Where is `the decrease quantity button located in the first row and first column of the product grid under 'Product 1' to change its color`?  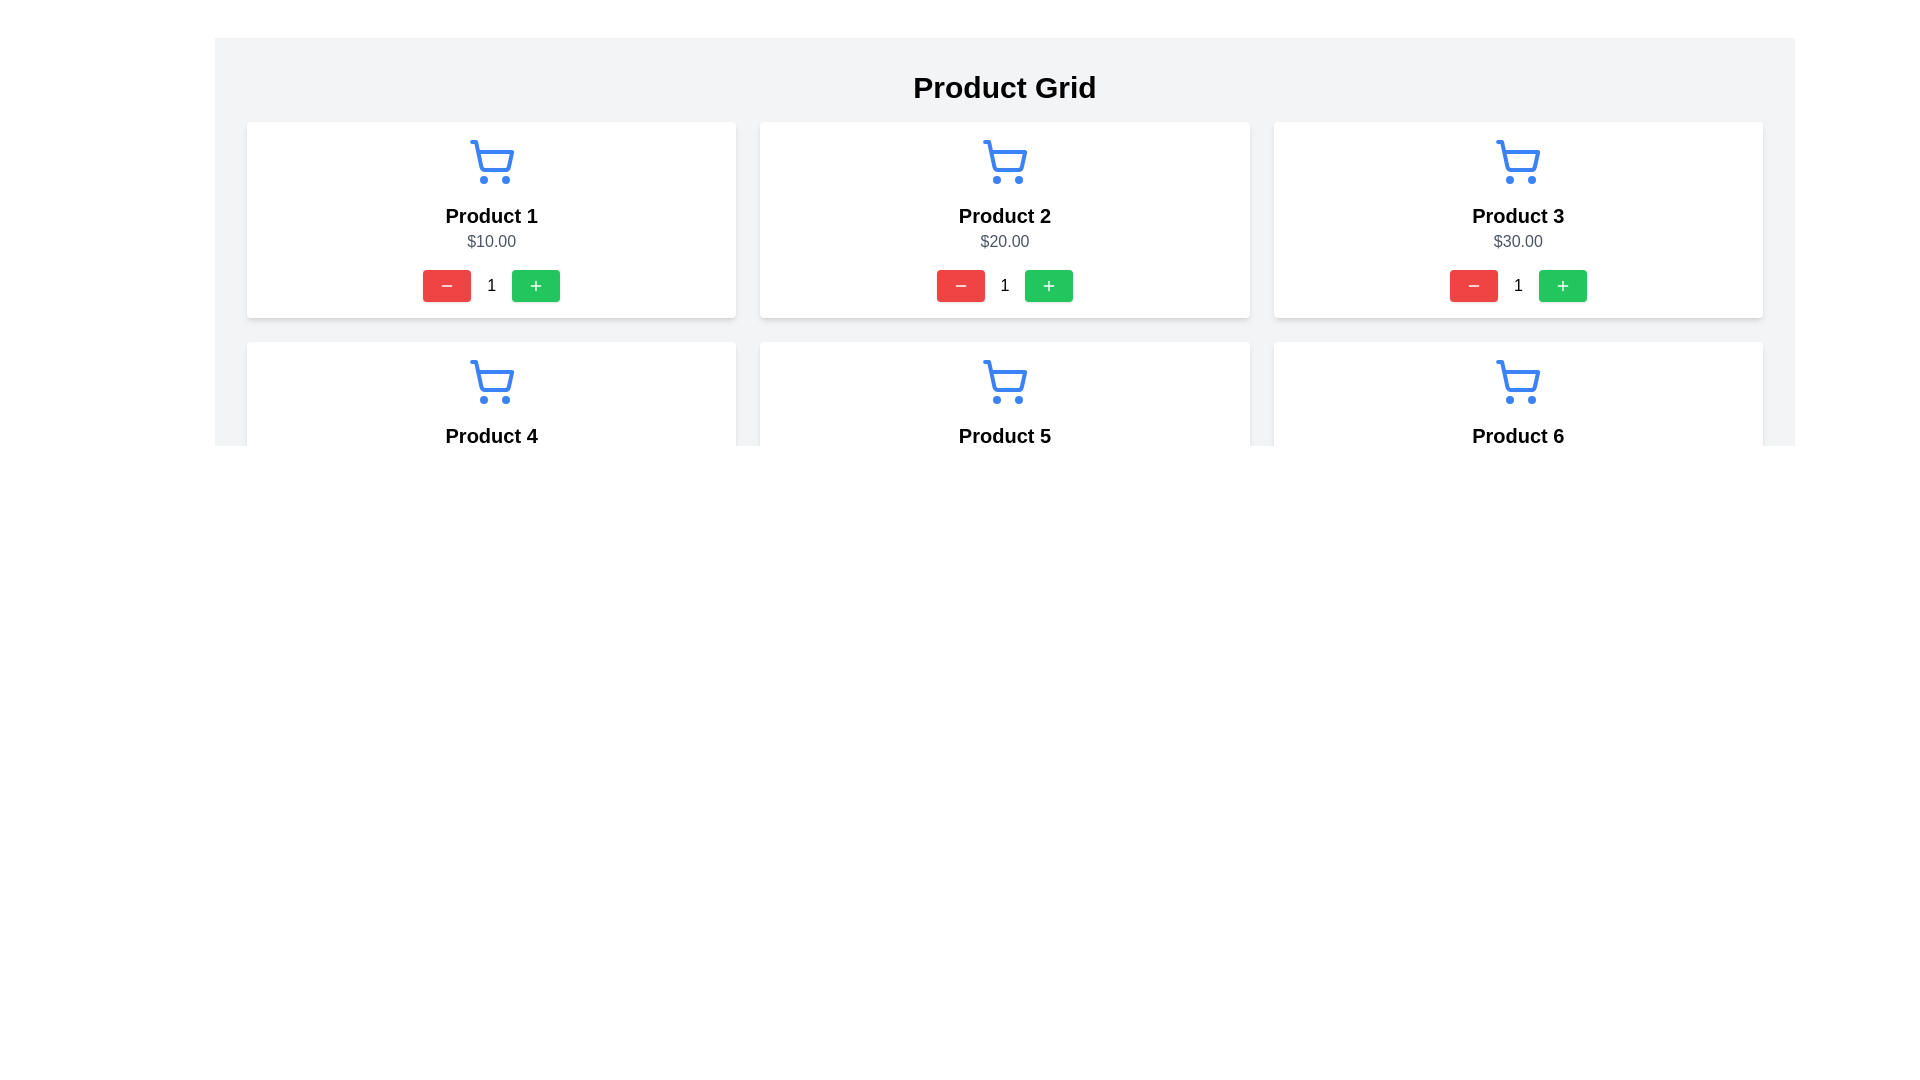
the decrease quantity button located in the first row and first column of the product grid under 'Product 1' to change its color is located at coordinates (446, 285).